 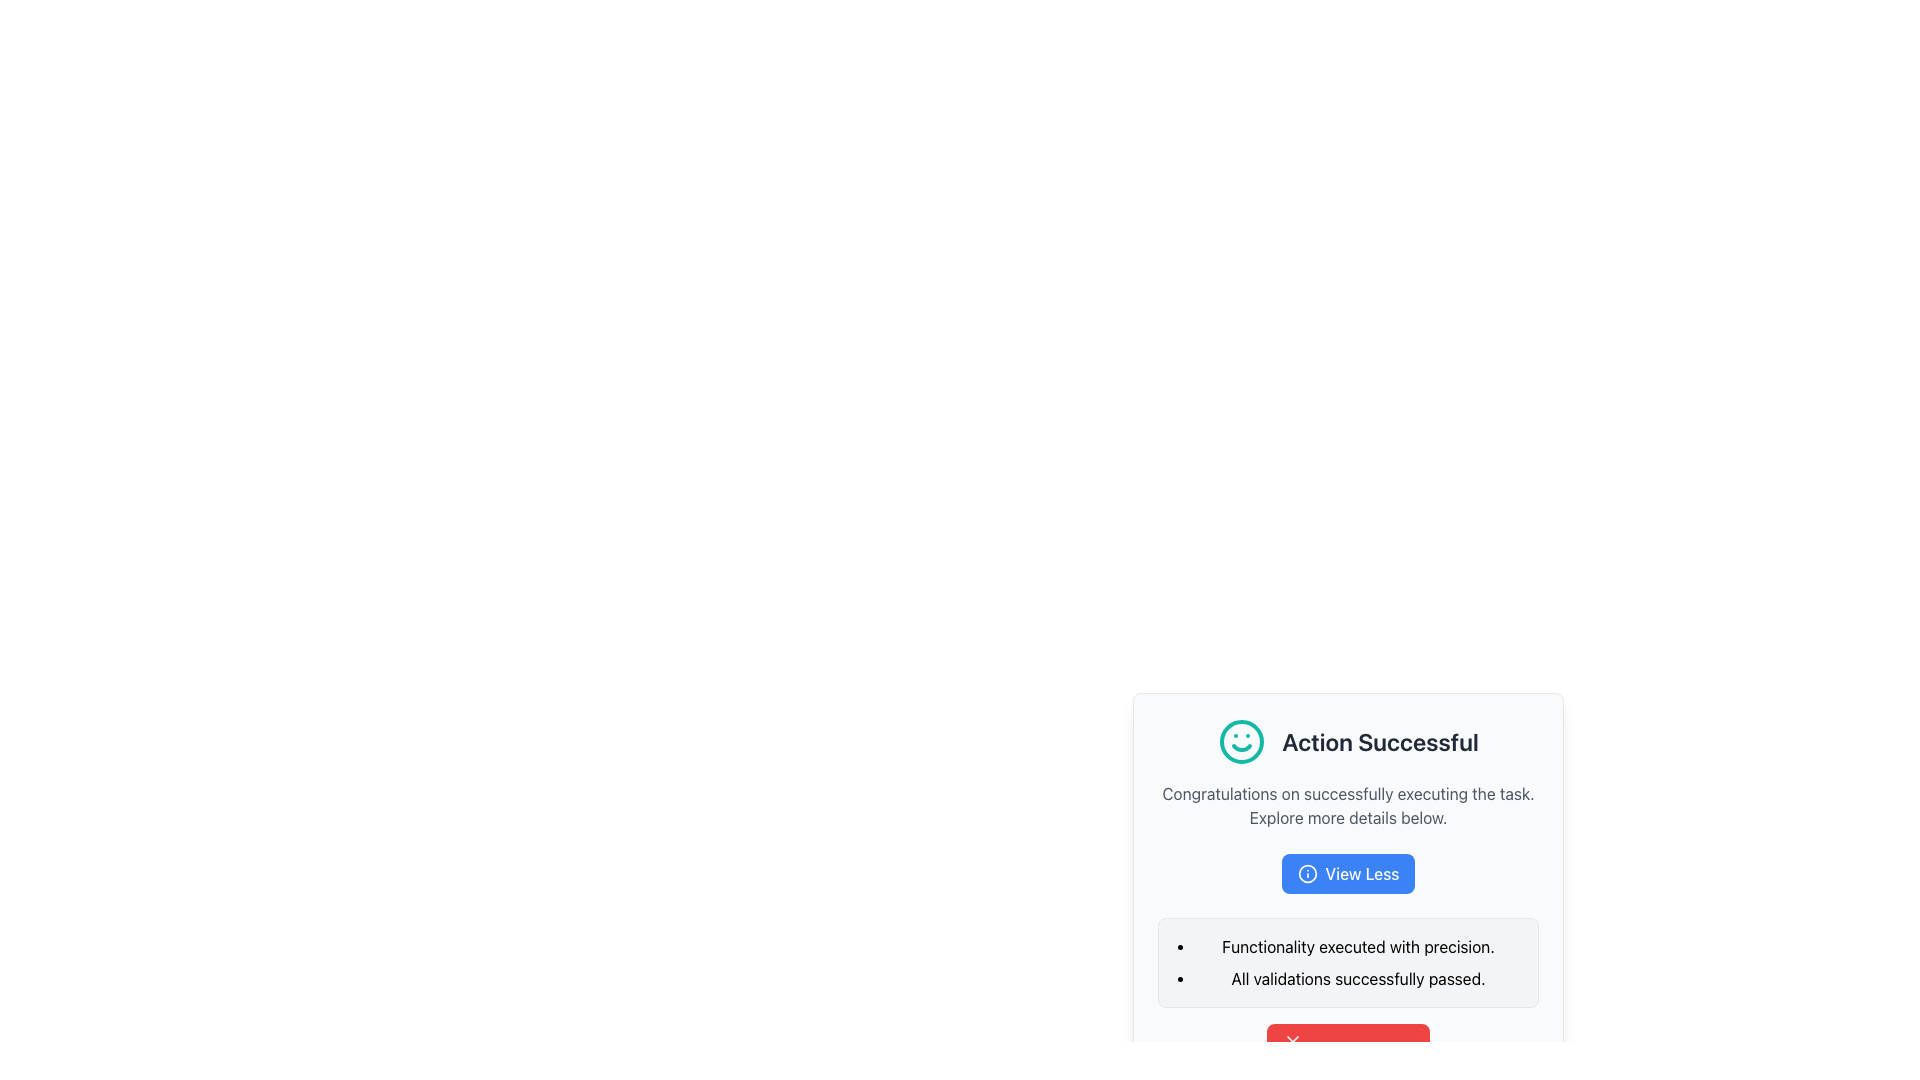 I want to click on the outer circular component of the smiley face SVG that visually establishes the boundary of the smiley icon, so click(x=1241, y=741).